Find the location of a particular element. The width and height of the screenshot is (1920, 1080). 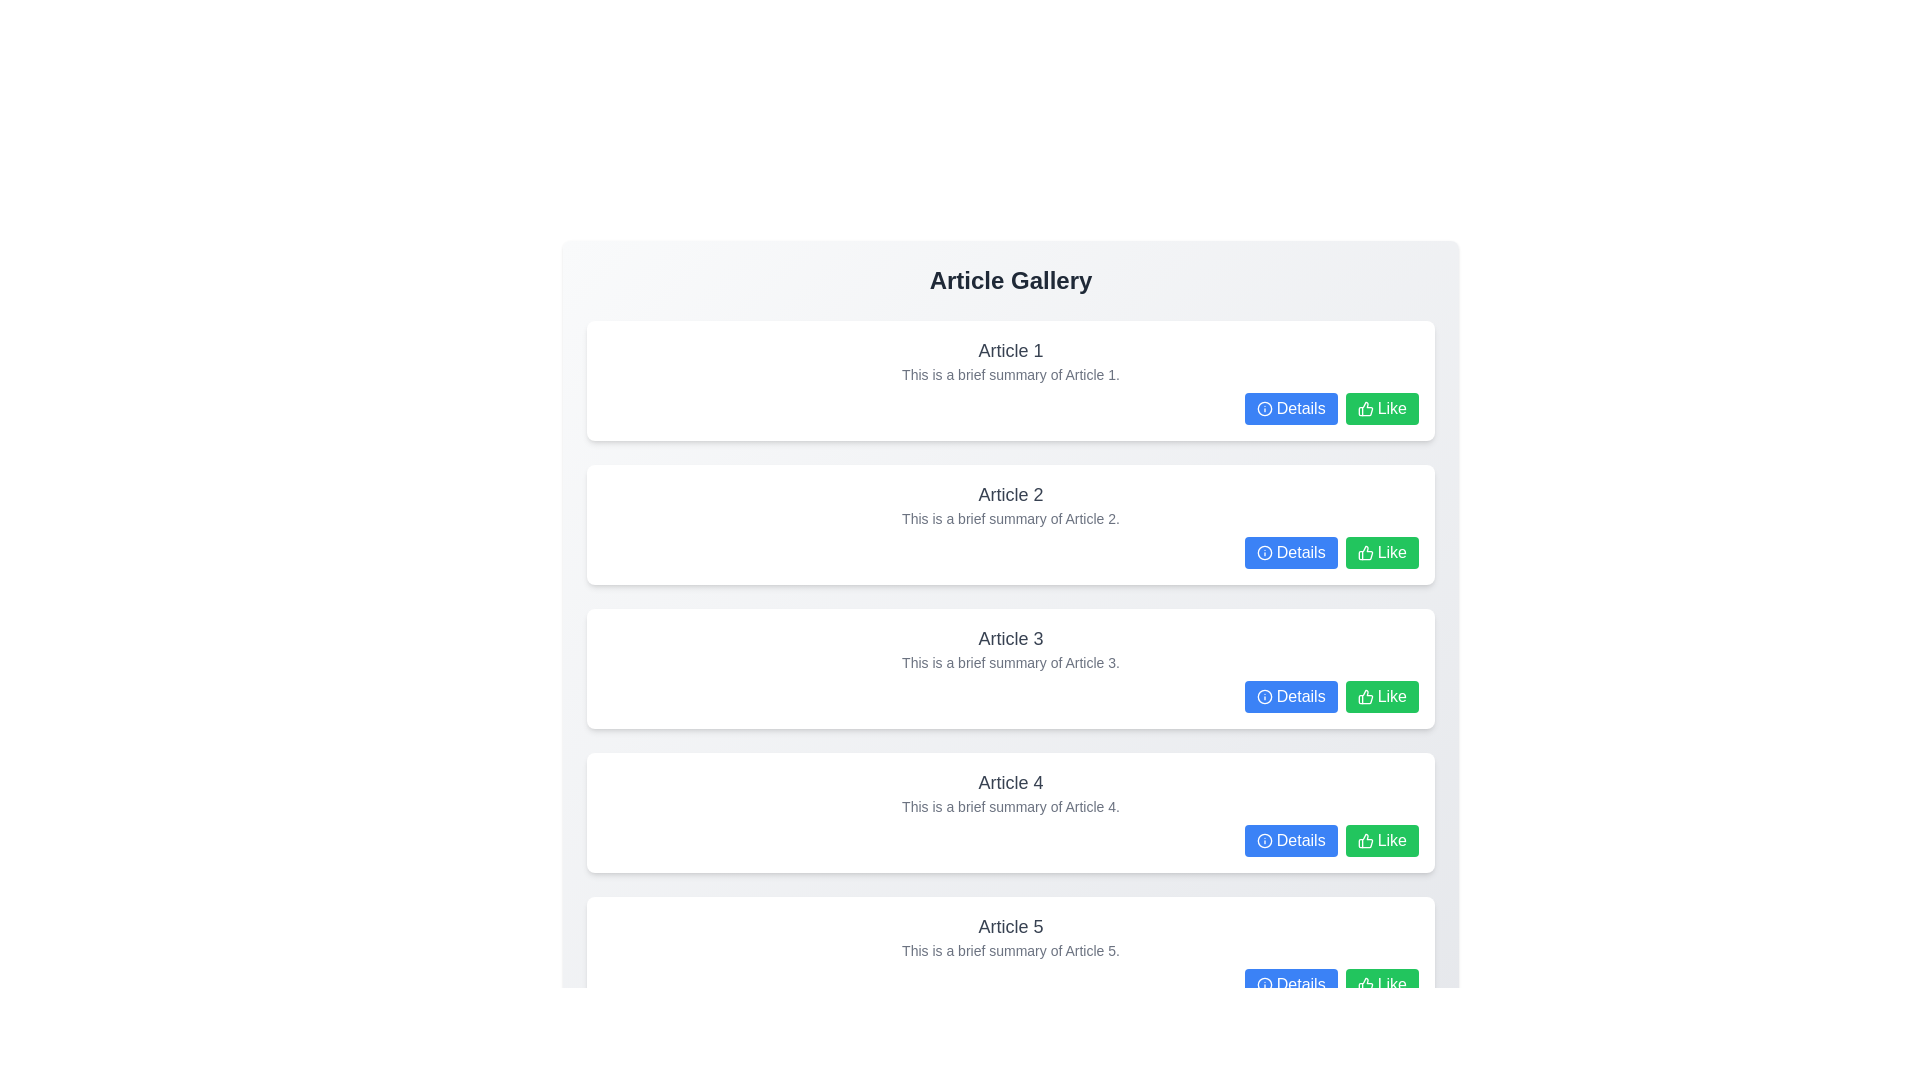

the 'Like' button icon that visually represents the action of 'liking' an article, positioned in the last column of the horizontal layout with the 'Details' button is located at coordinates (1364, 407).